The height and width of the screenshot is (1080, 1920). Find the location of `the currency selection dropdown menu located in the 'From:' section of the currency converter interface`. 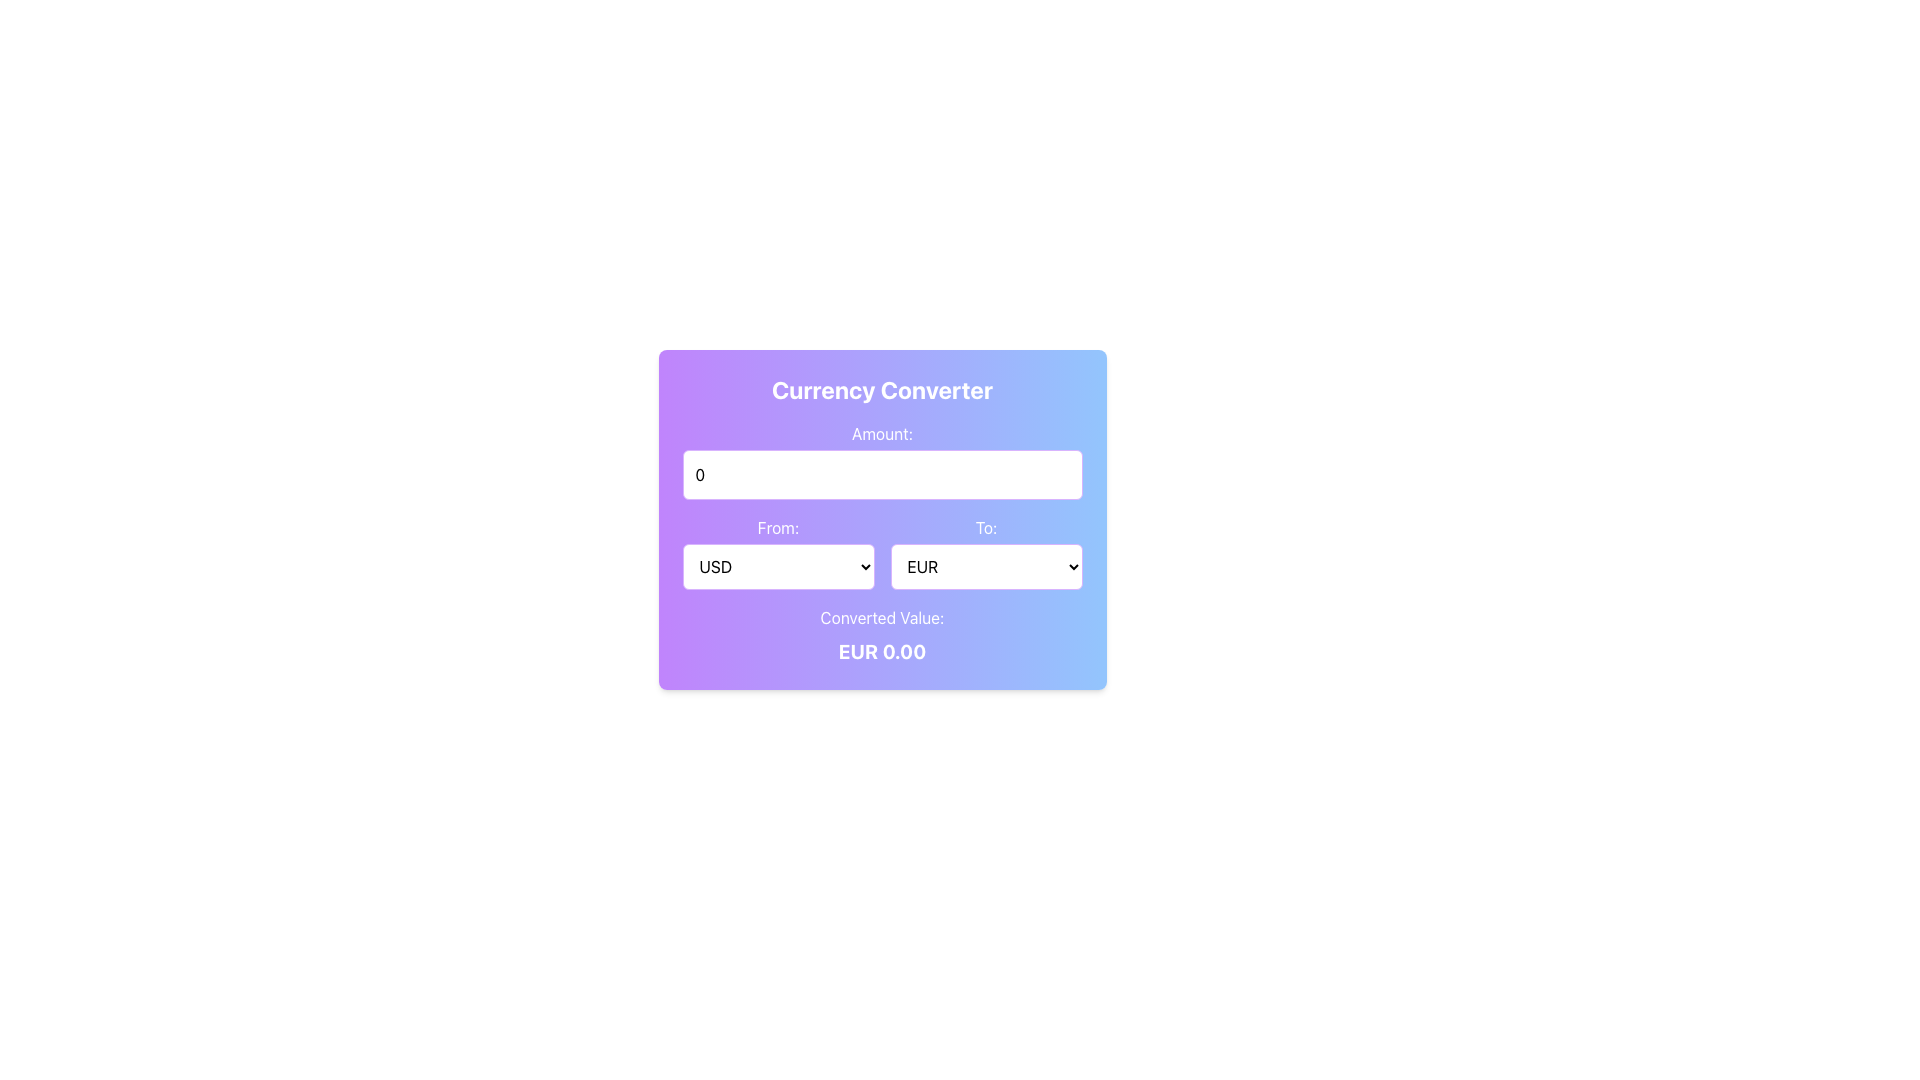

the currency selection dropdown menu located in the 'From:' section of the currency converter interface is located at coordinates (777, 567).